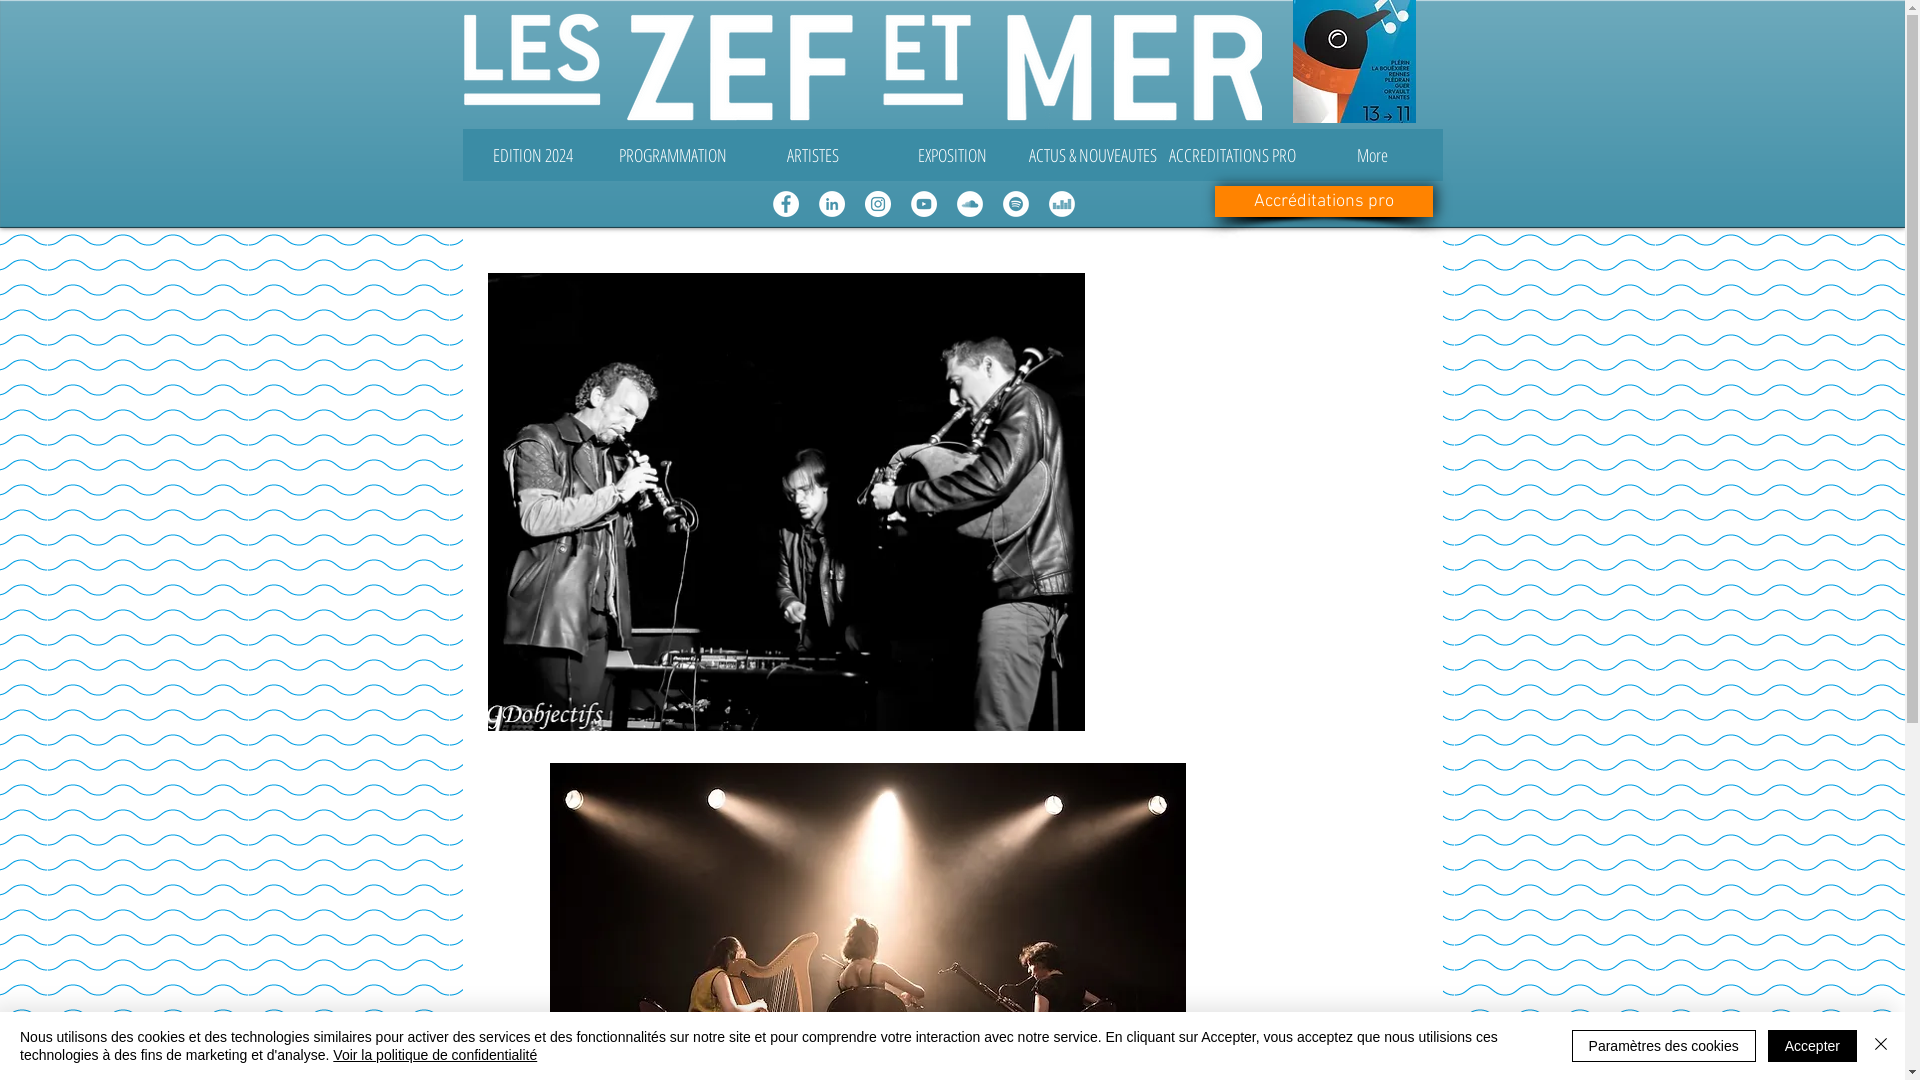 The image size is (1920, 1080). What do you see at coordinates (1812, 1044) in the screenshot?
I see `'Accepter'` at bounding box center [1812, 1044].